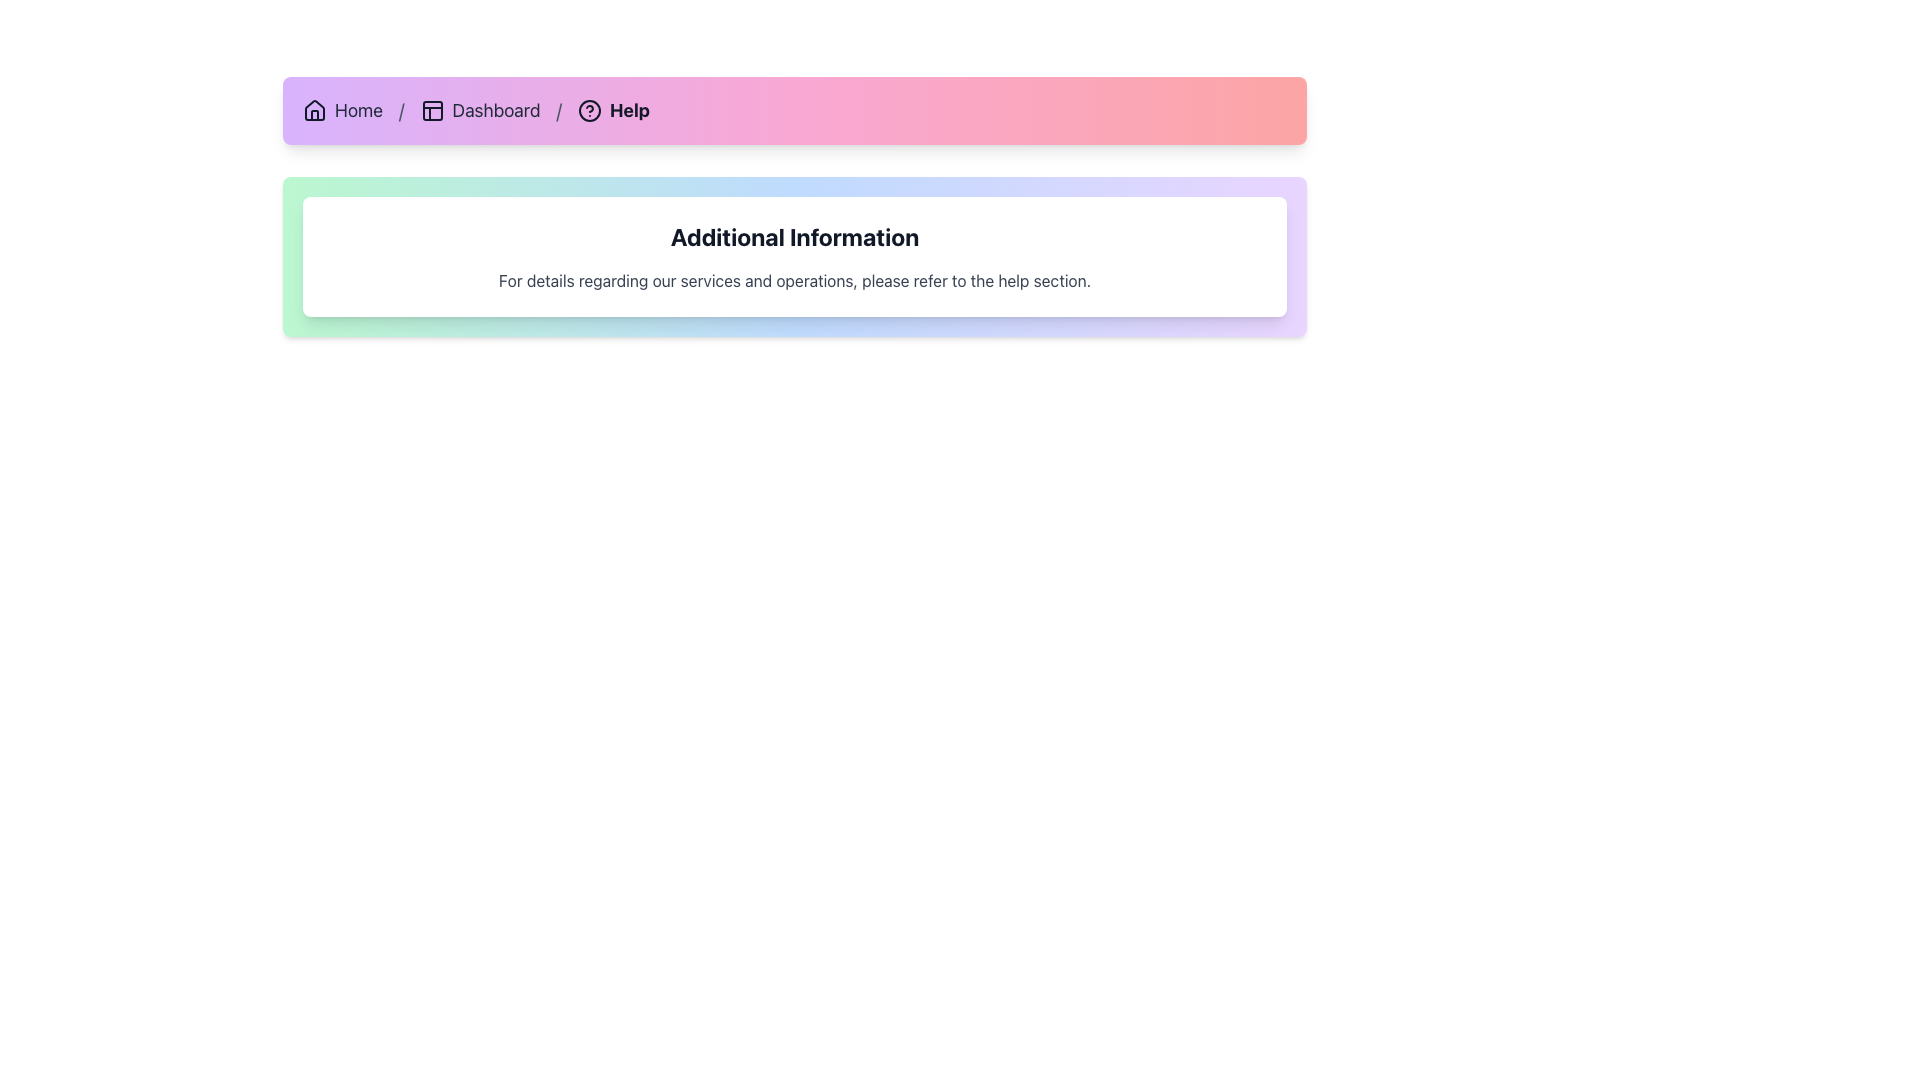 Image resolution: width=1920 pixels, height=1080 pixels. I want to click on text label 'Home' which is a bold, dark-gray font in the horizontal navigation bar, positioned immediately to the right of the house-shaped icon, so click(359, 111).